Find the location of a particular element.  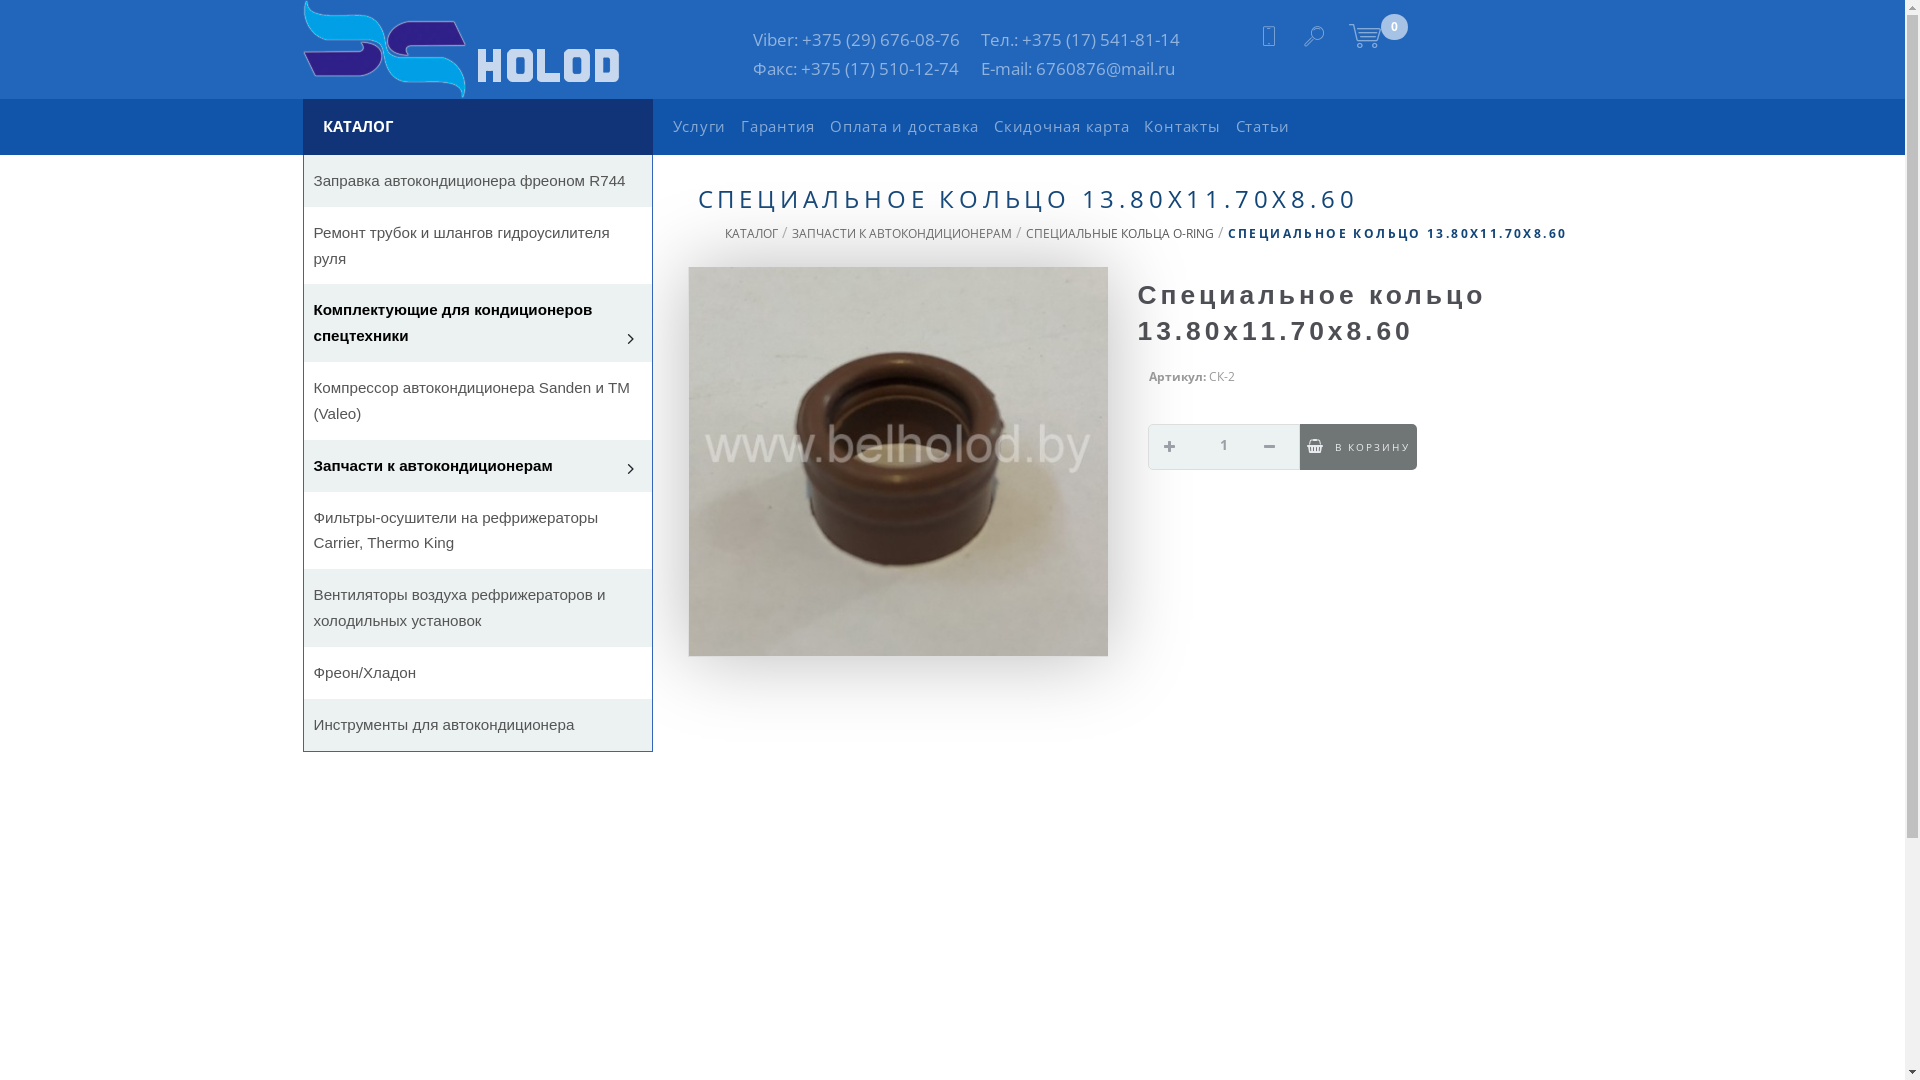

'6760876@mail.ru' is located at coordinates (1104, 67).